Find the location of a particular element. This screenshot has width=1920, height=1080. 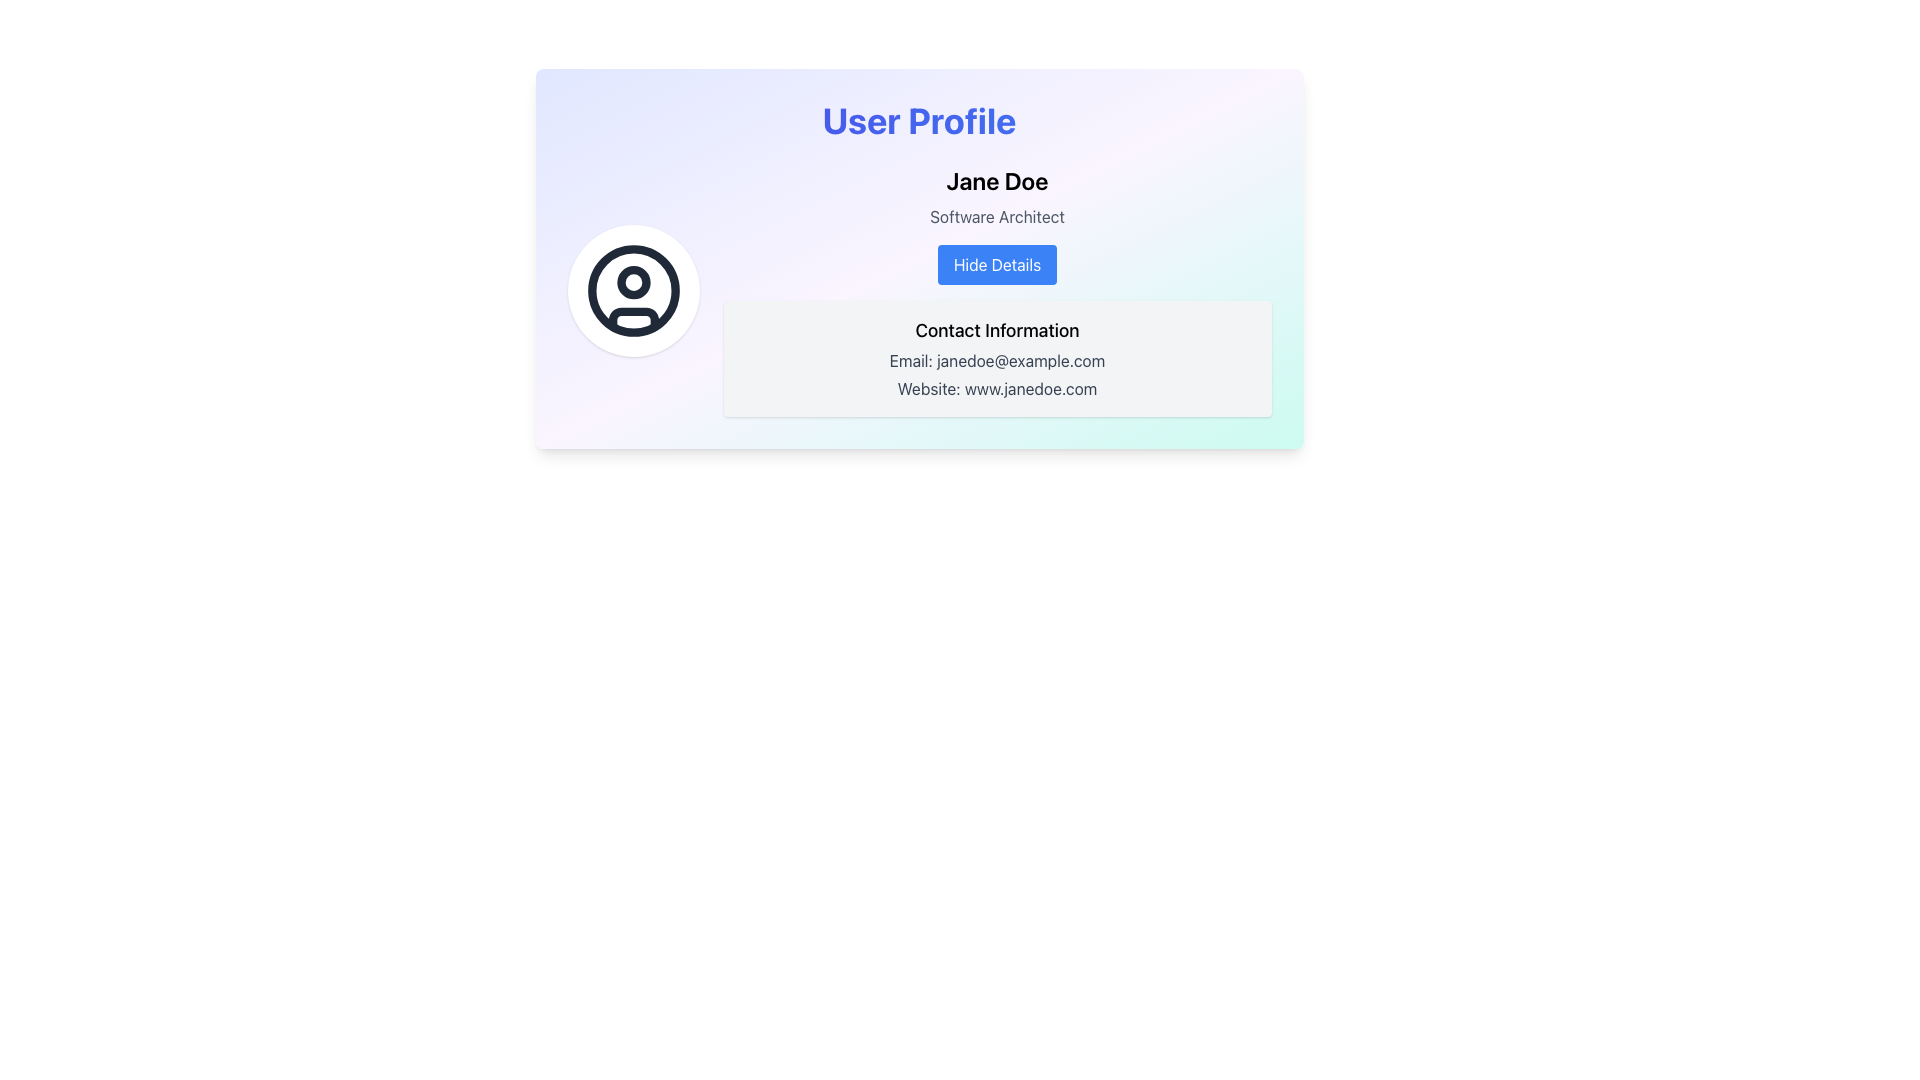

the text label displaying 'Software Architect', which is center-aligned beneath the name 'Jane Doe' is located at coordinates (997, 216).